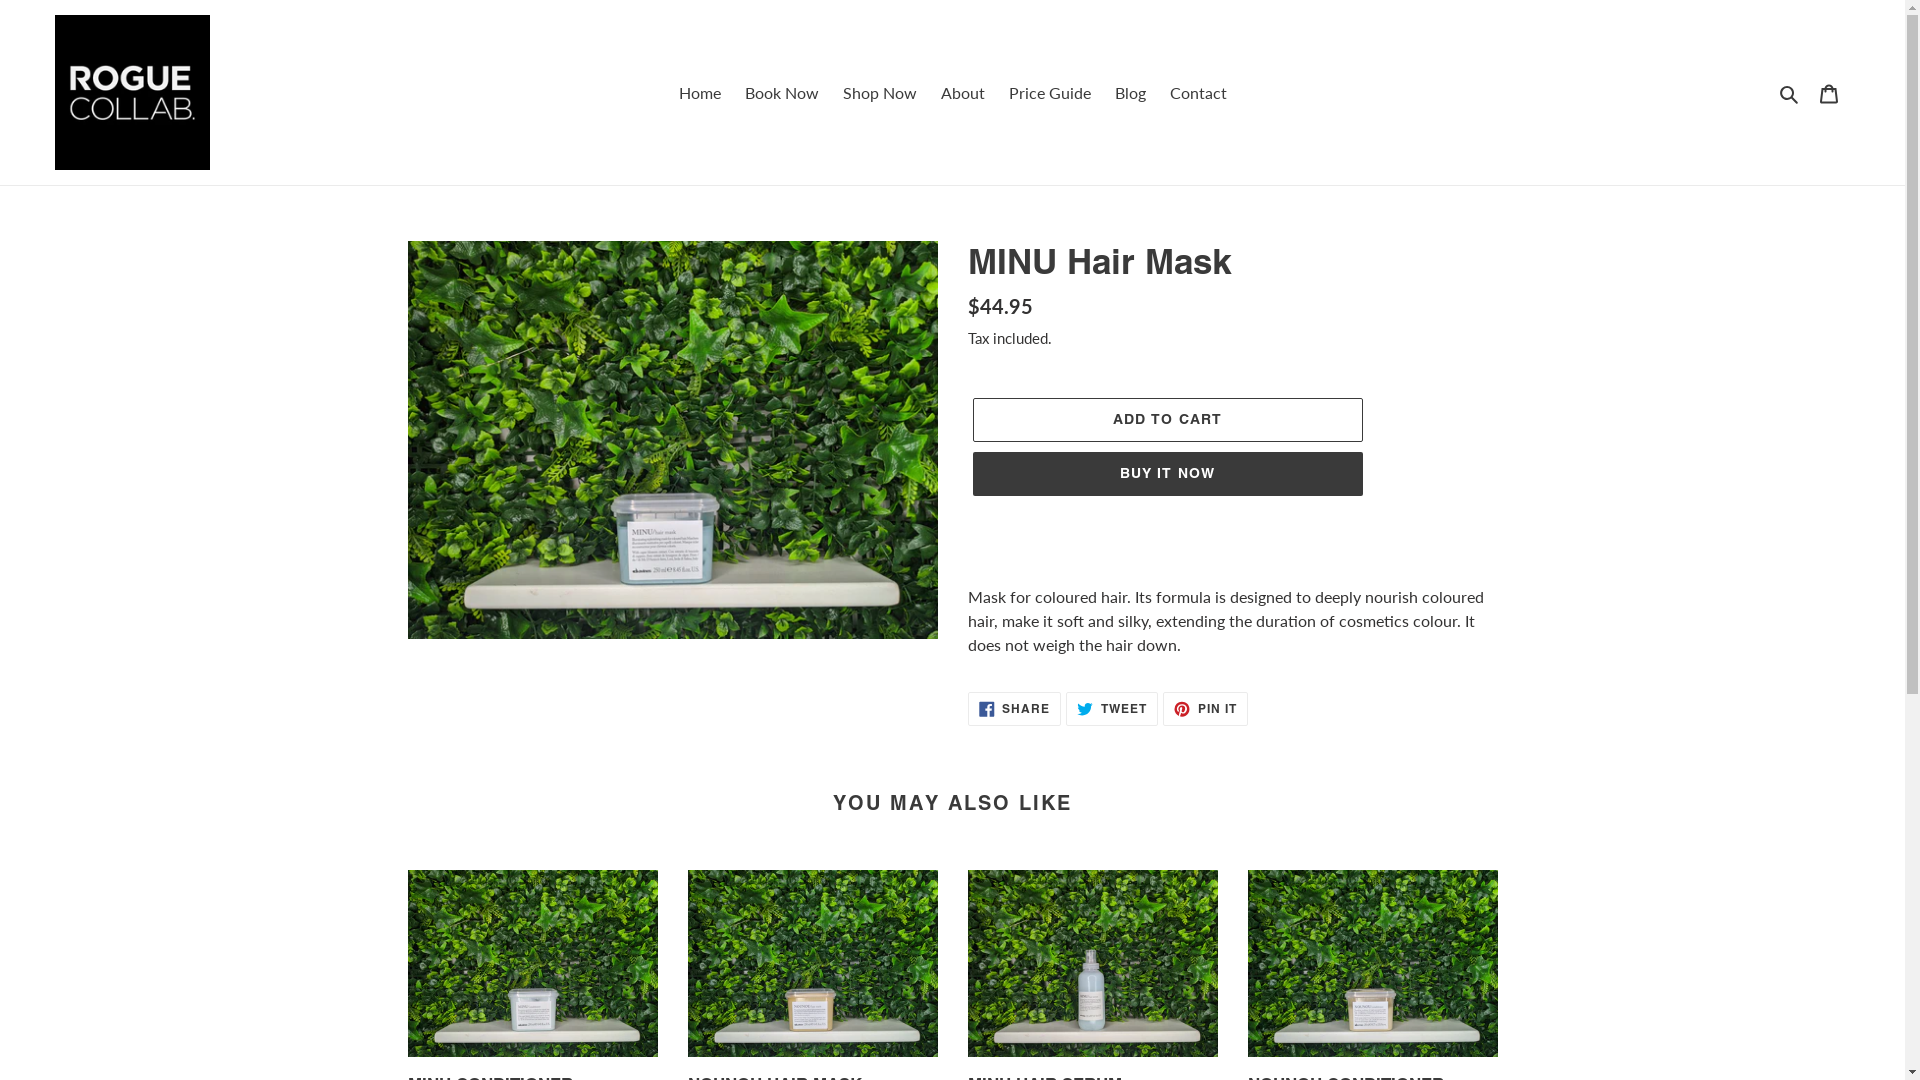  What do you see at coordinates (831, 92) in the screenshot?
I see `'Shop Now'` at bounding box center [831, 92].